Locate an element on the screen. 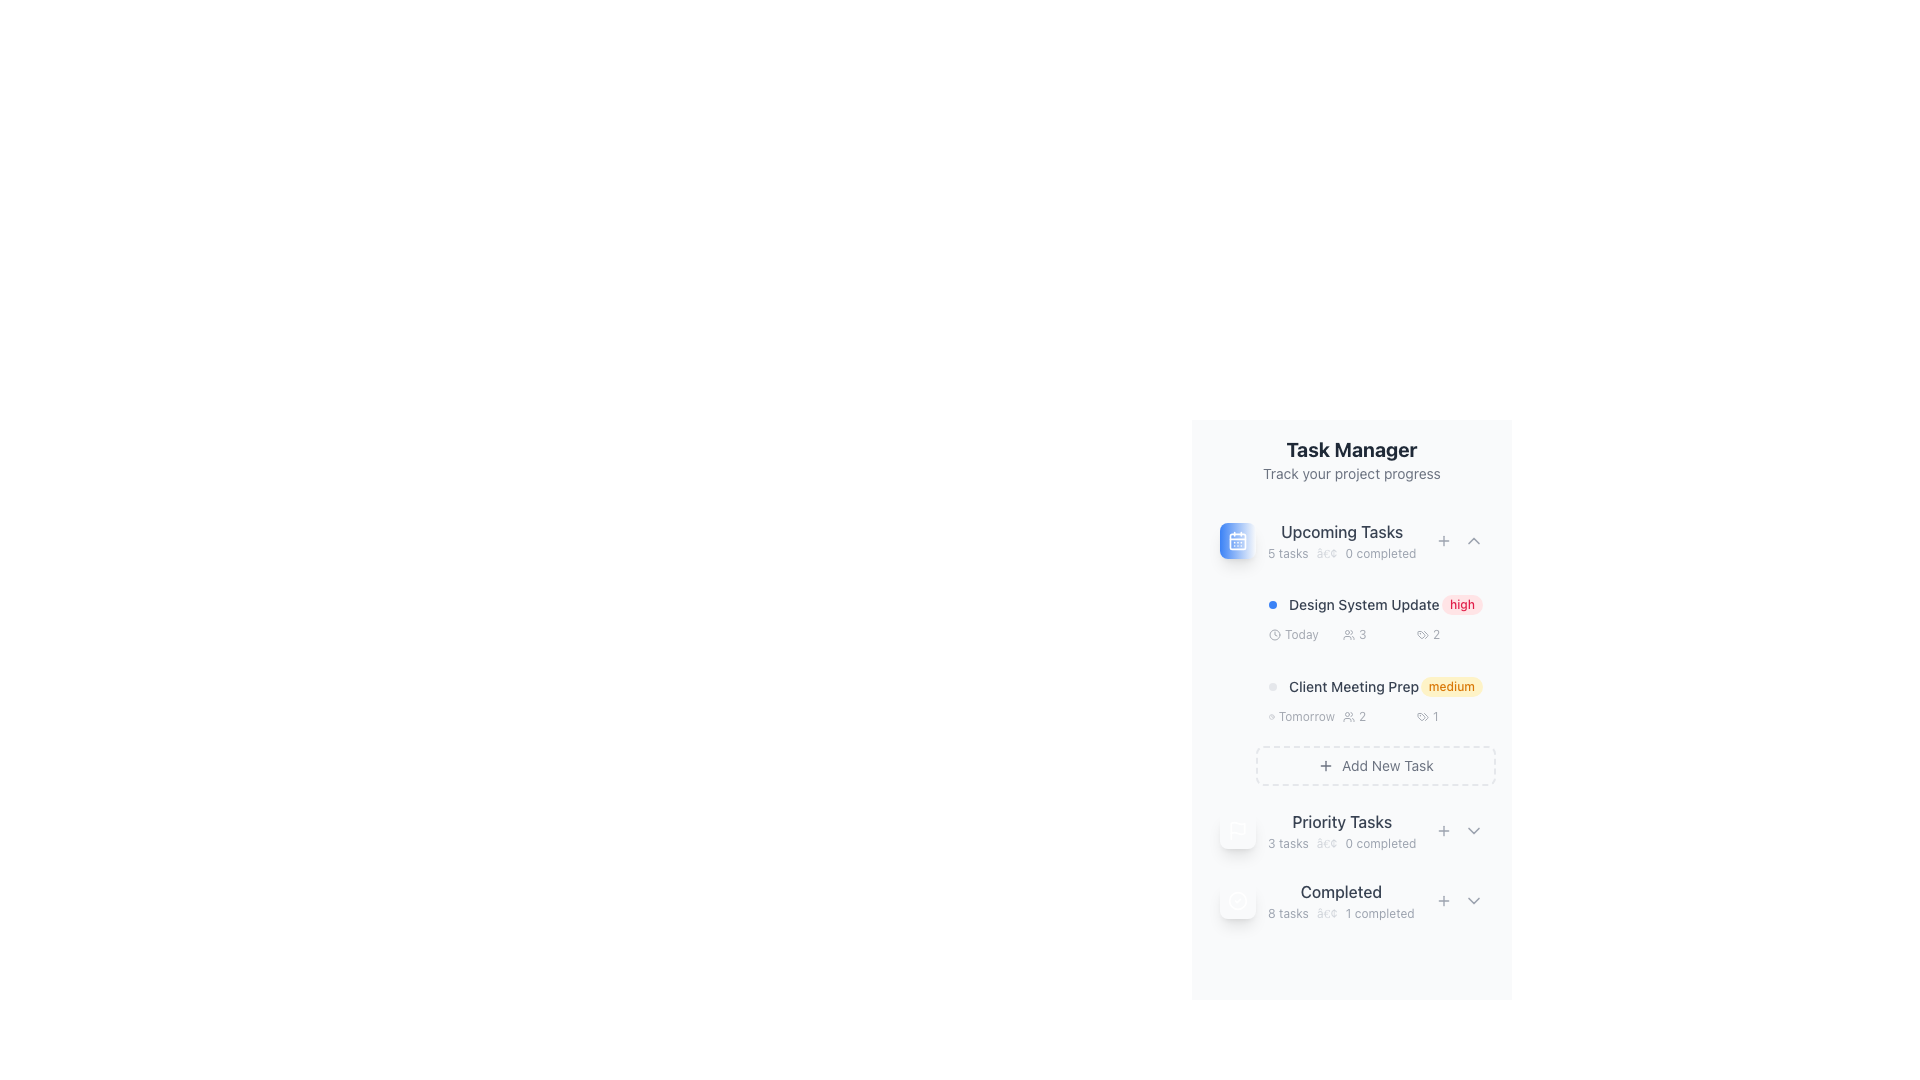  the text label displaying the number of completed tasks in the task organizer interface, located in the lower section of the task panel is located at coordinates (1341, 901).